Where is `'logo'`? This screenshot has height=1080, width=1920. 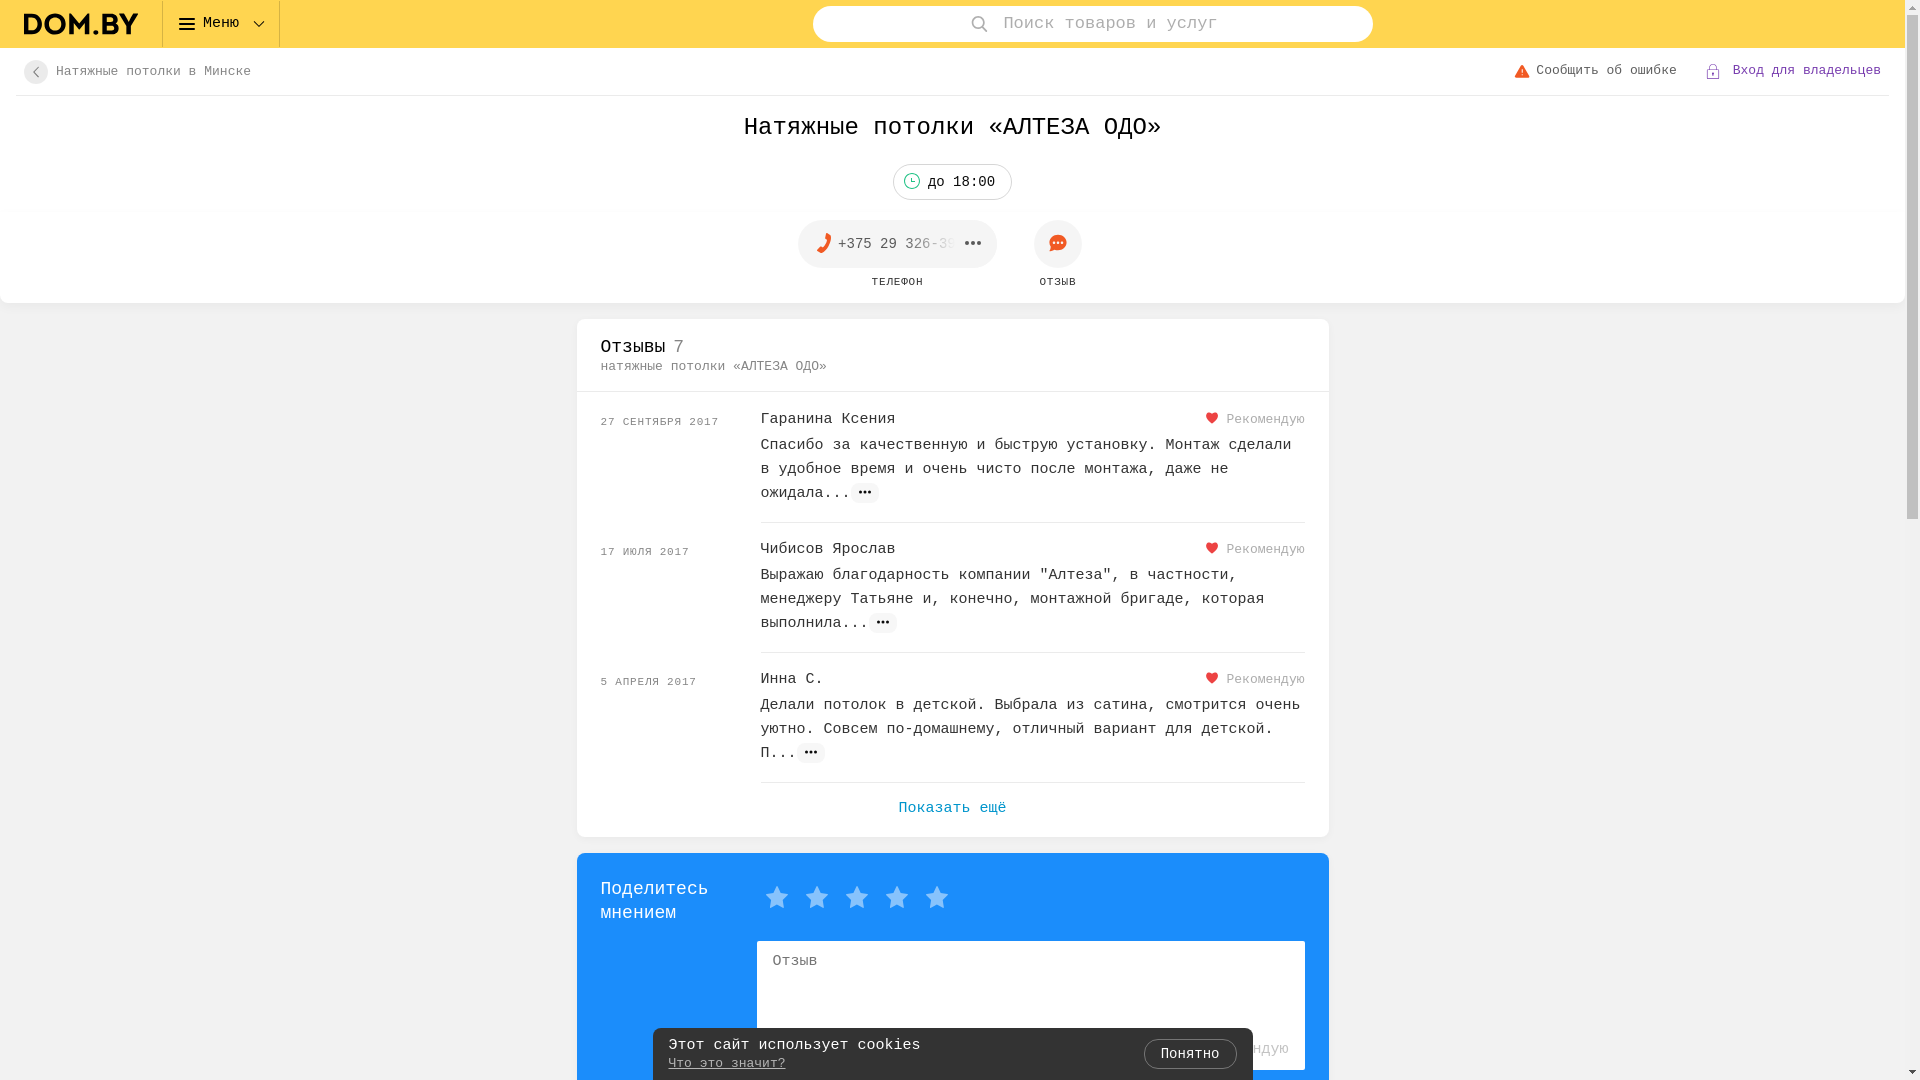 'logo' is located at coordinates (80, 23).